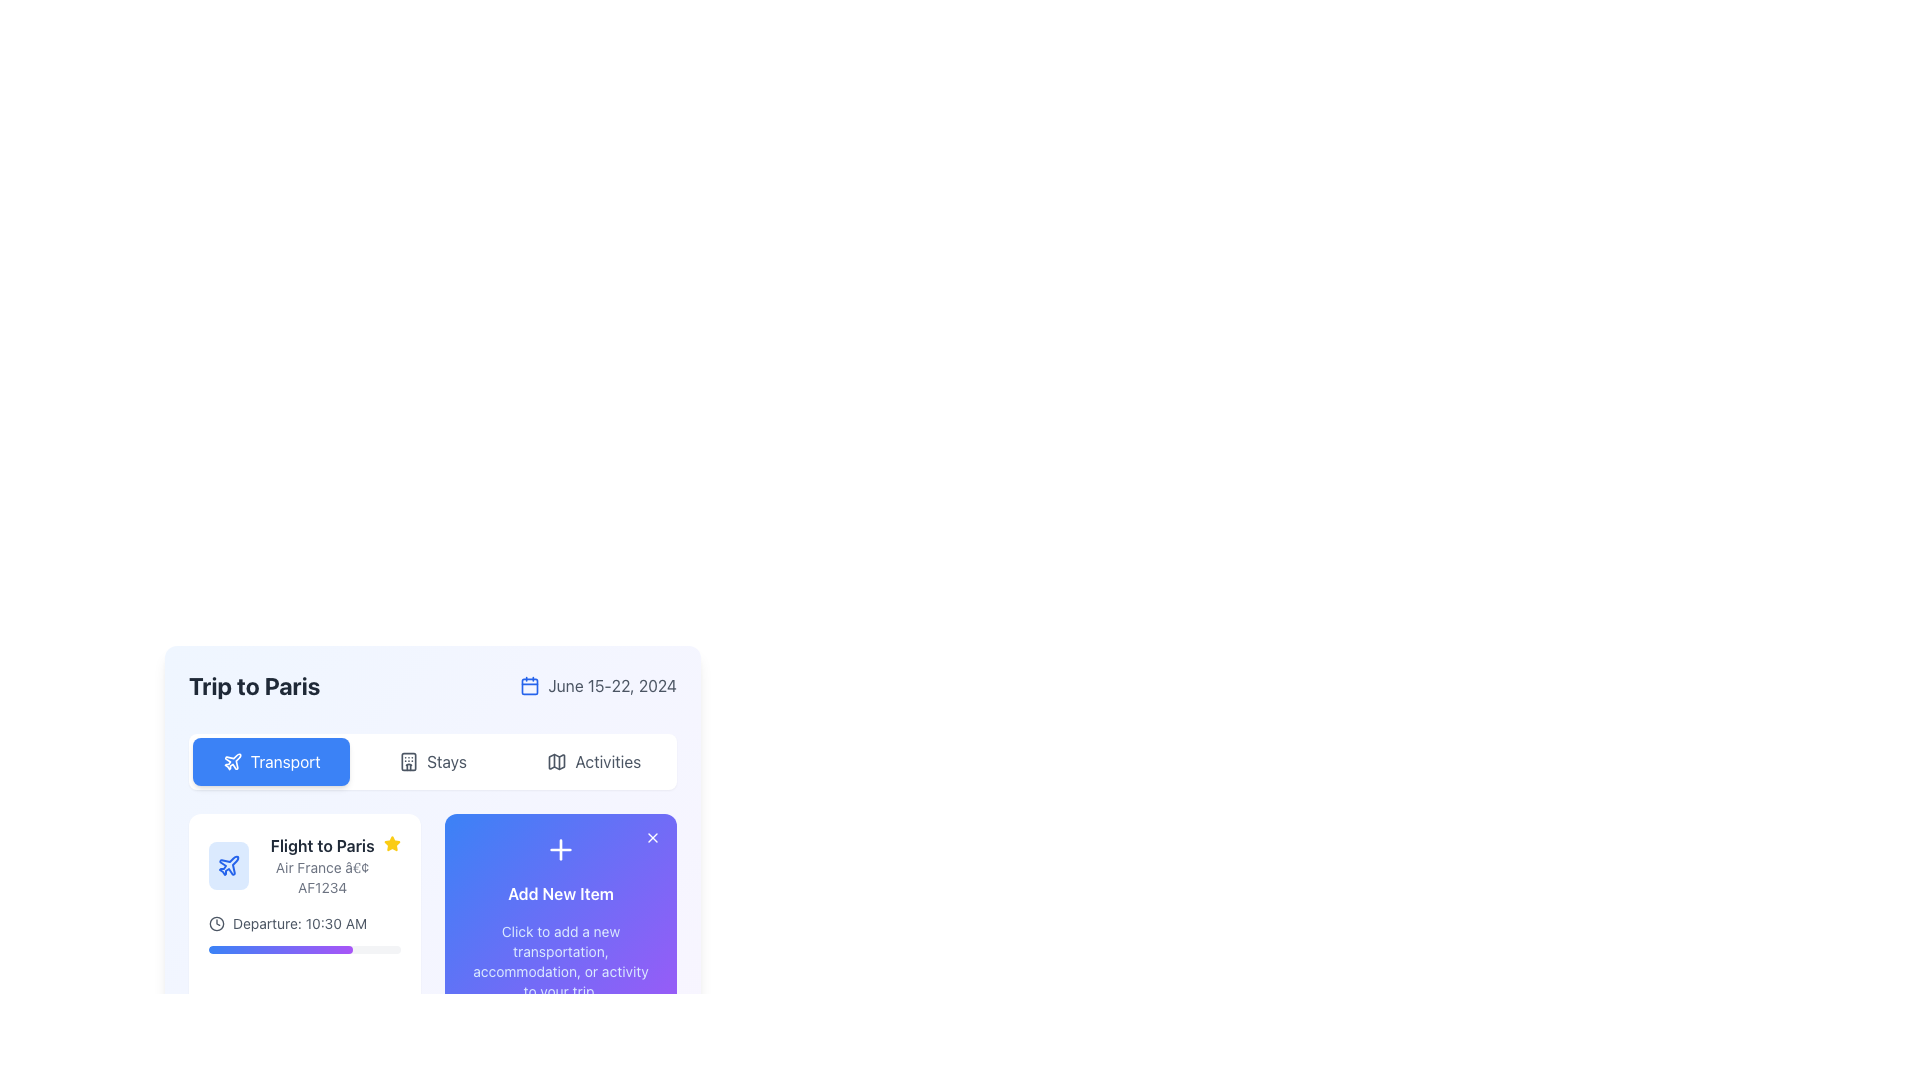 This screenshot has width=1920, height=1080. Describe the element at coordinates (652, 837) in the screenshot. I see `the close button located at the top-right corner of the 'Add New Item' card with a purple gradient background` at that location.